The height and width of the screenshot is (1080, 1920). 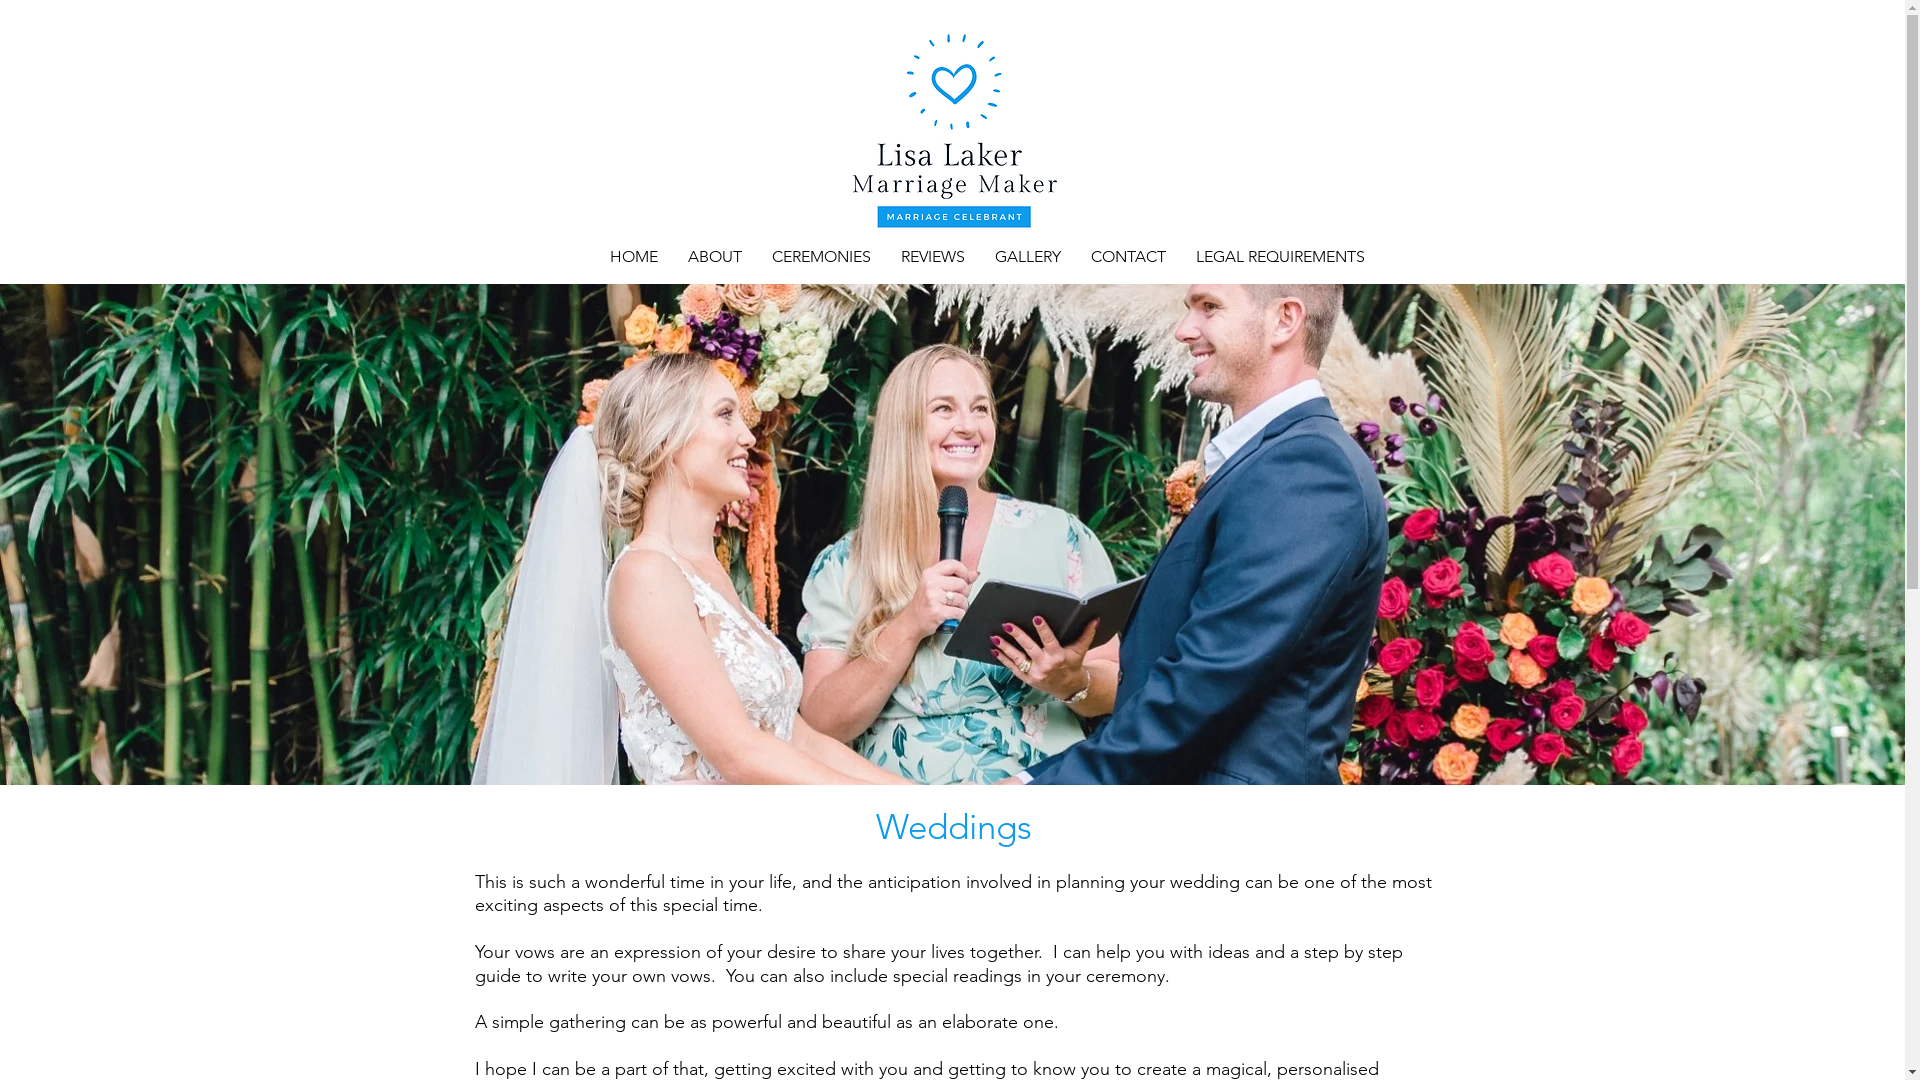 I want to click on 'REVIEWS', so click(x=931, y=256).